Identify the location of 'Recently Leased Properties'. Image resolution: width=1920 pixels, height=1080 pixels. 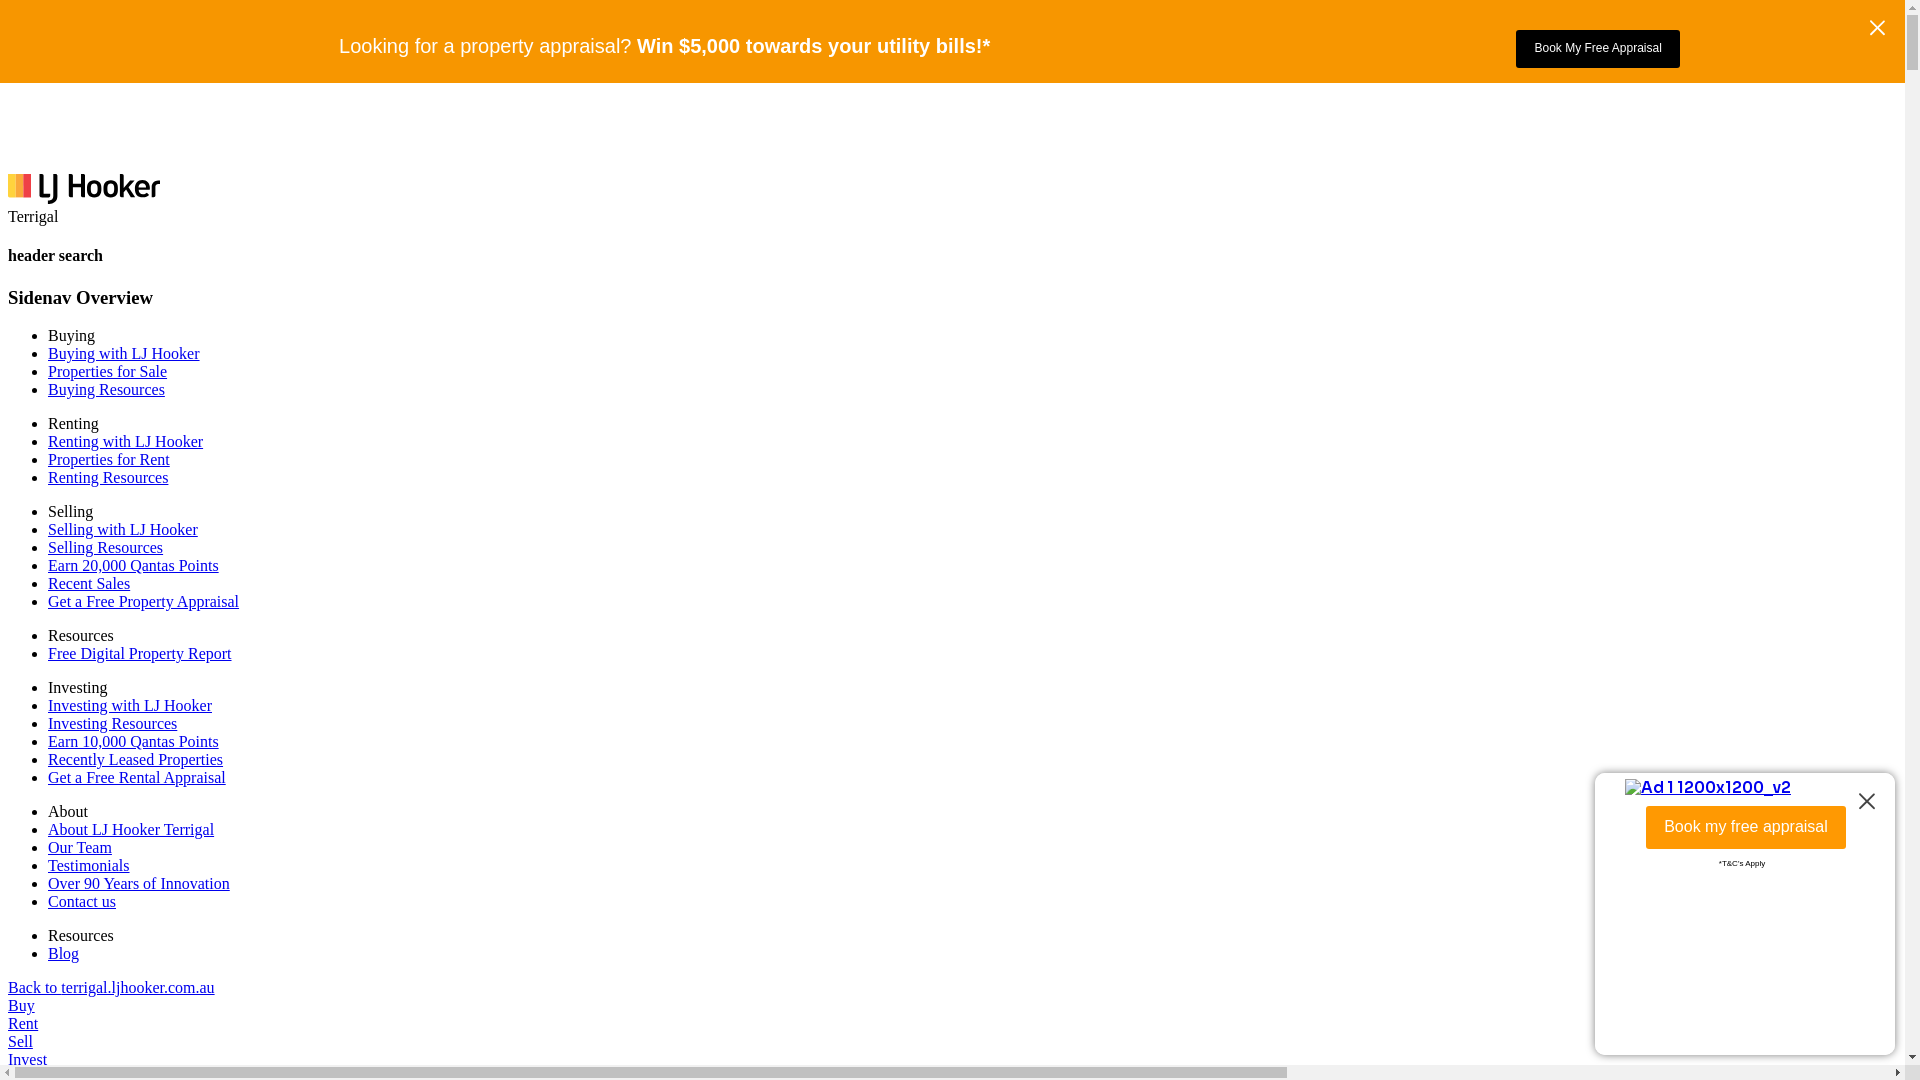
(134, 759).